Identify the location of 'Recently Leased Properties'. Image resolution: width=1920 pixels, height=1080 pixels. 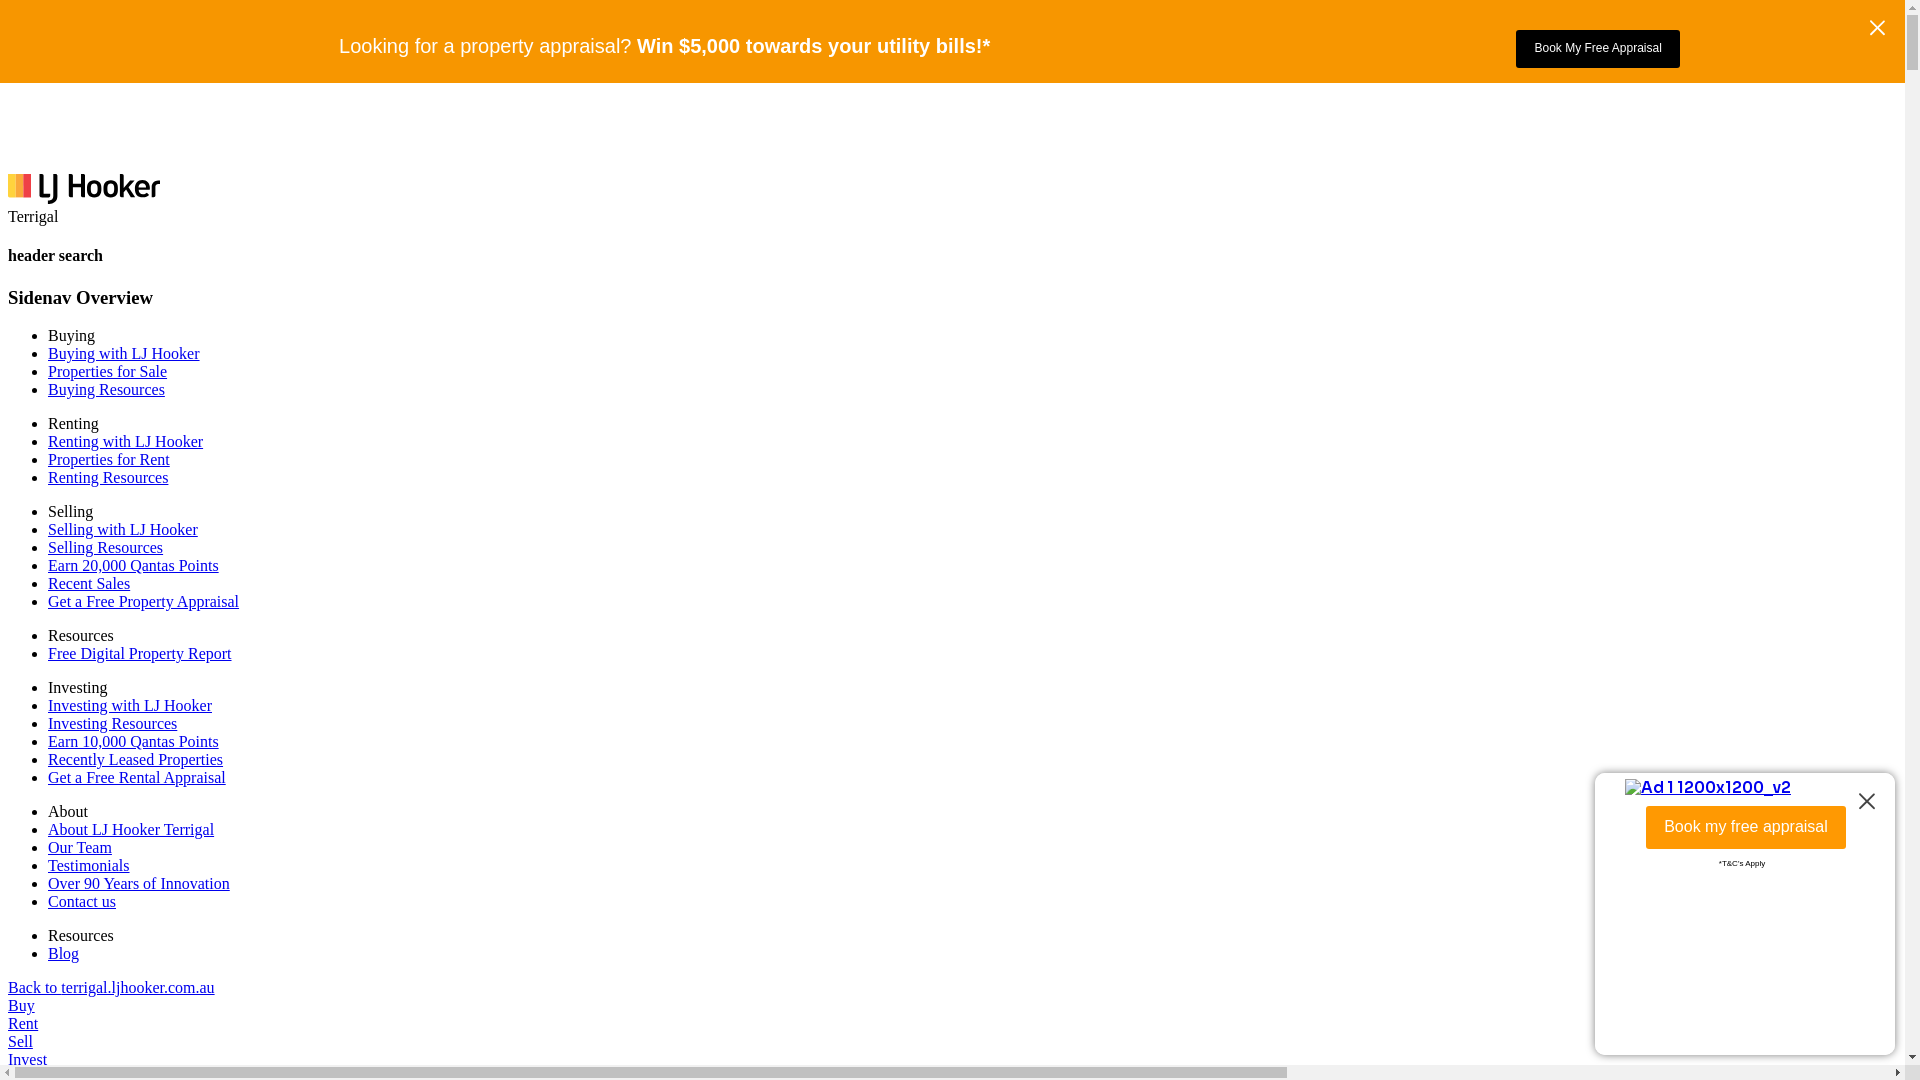
(134, 759).